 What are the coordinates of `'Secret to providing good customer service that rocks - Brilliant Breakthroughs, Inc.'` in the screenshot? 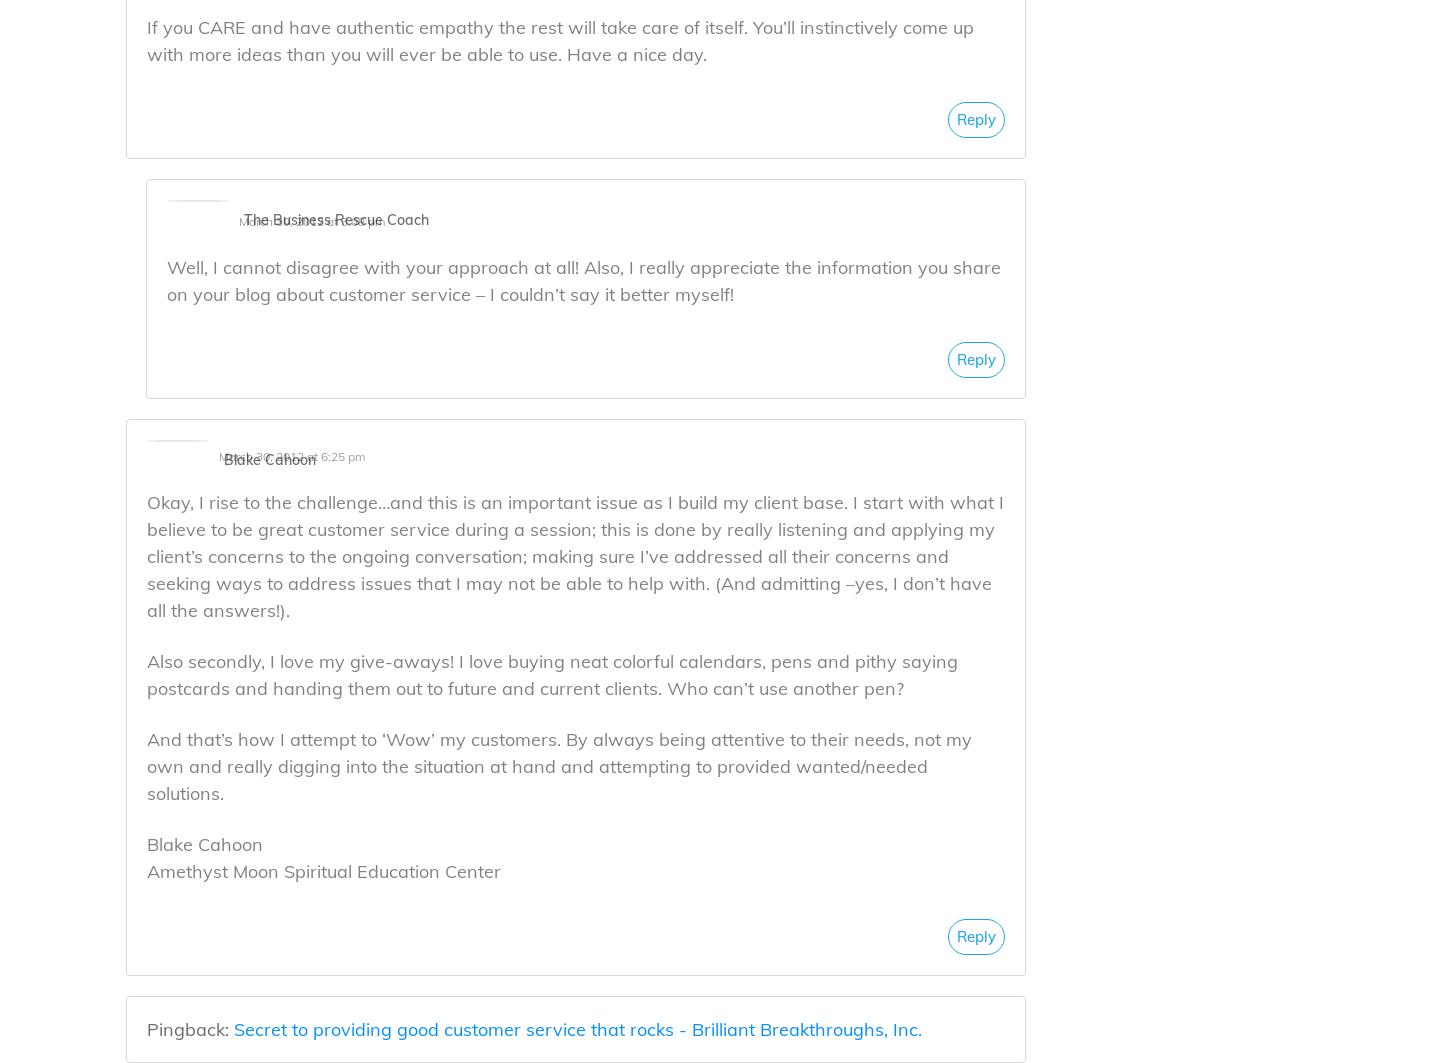 It's located at (577, 1027).